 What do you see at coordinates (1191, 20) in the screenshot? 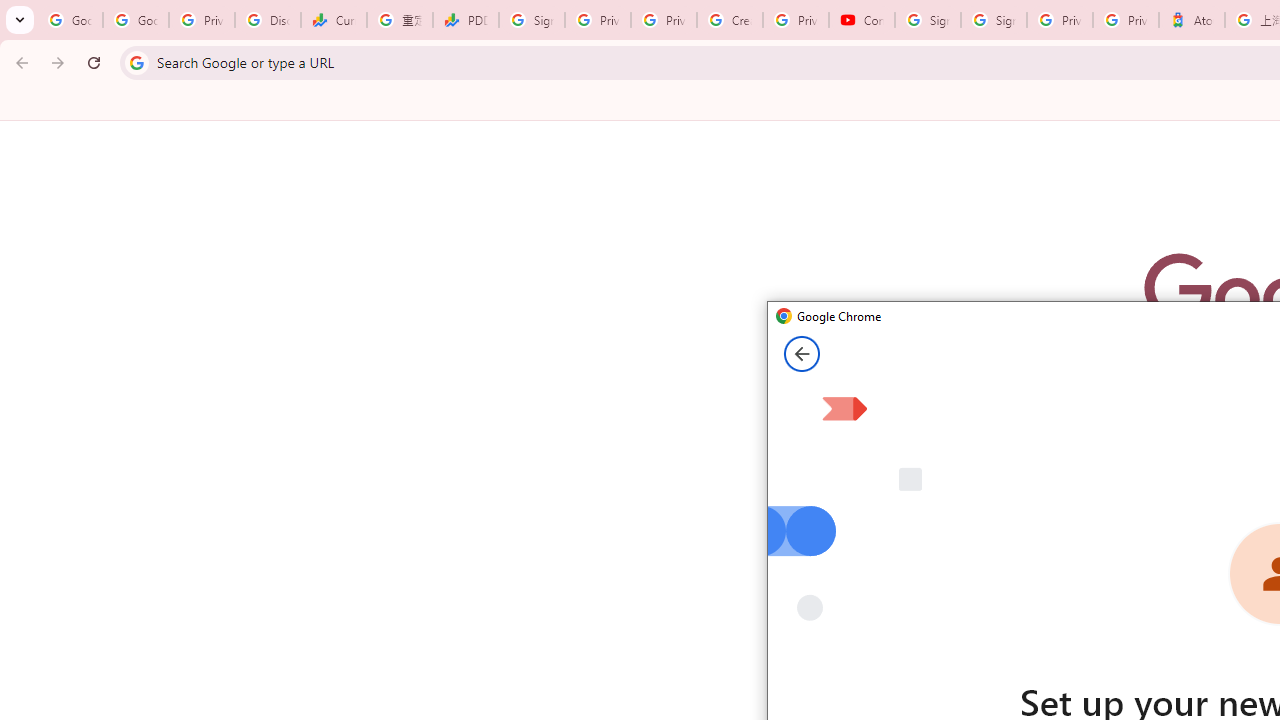
I see `'Atour Hotel - Google hotels'` at bounding box center [1191, 20].